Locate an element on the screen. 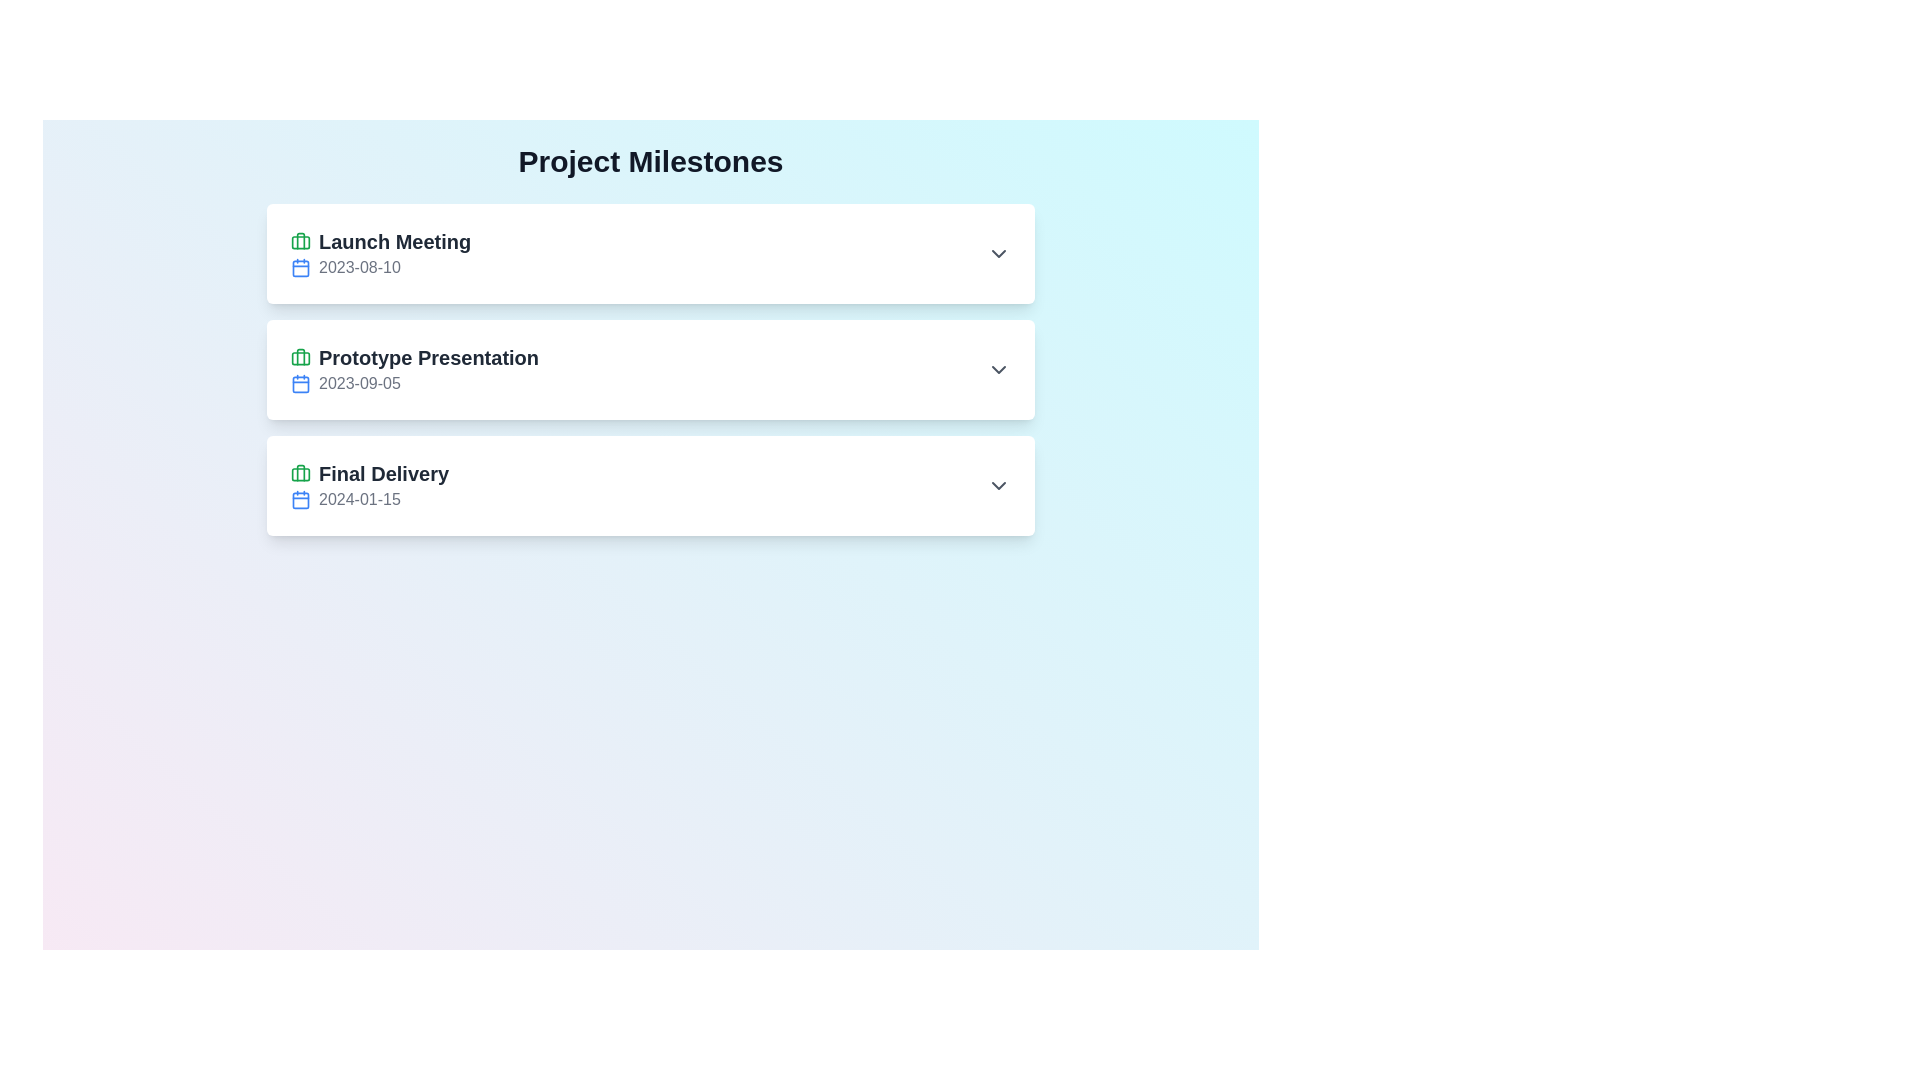 The image size is (1920, 1080). the 'Final Delivery' text label, which is styled with bold, large font in dark color and is located in the third card of a vertical list, positioned below 'Prototype Presentation' and above the date label '2024-01-15' is located at coordinates (369, 474).